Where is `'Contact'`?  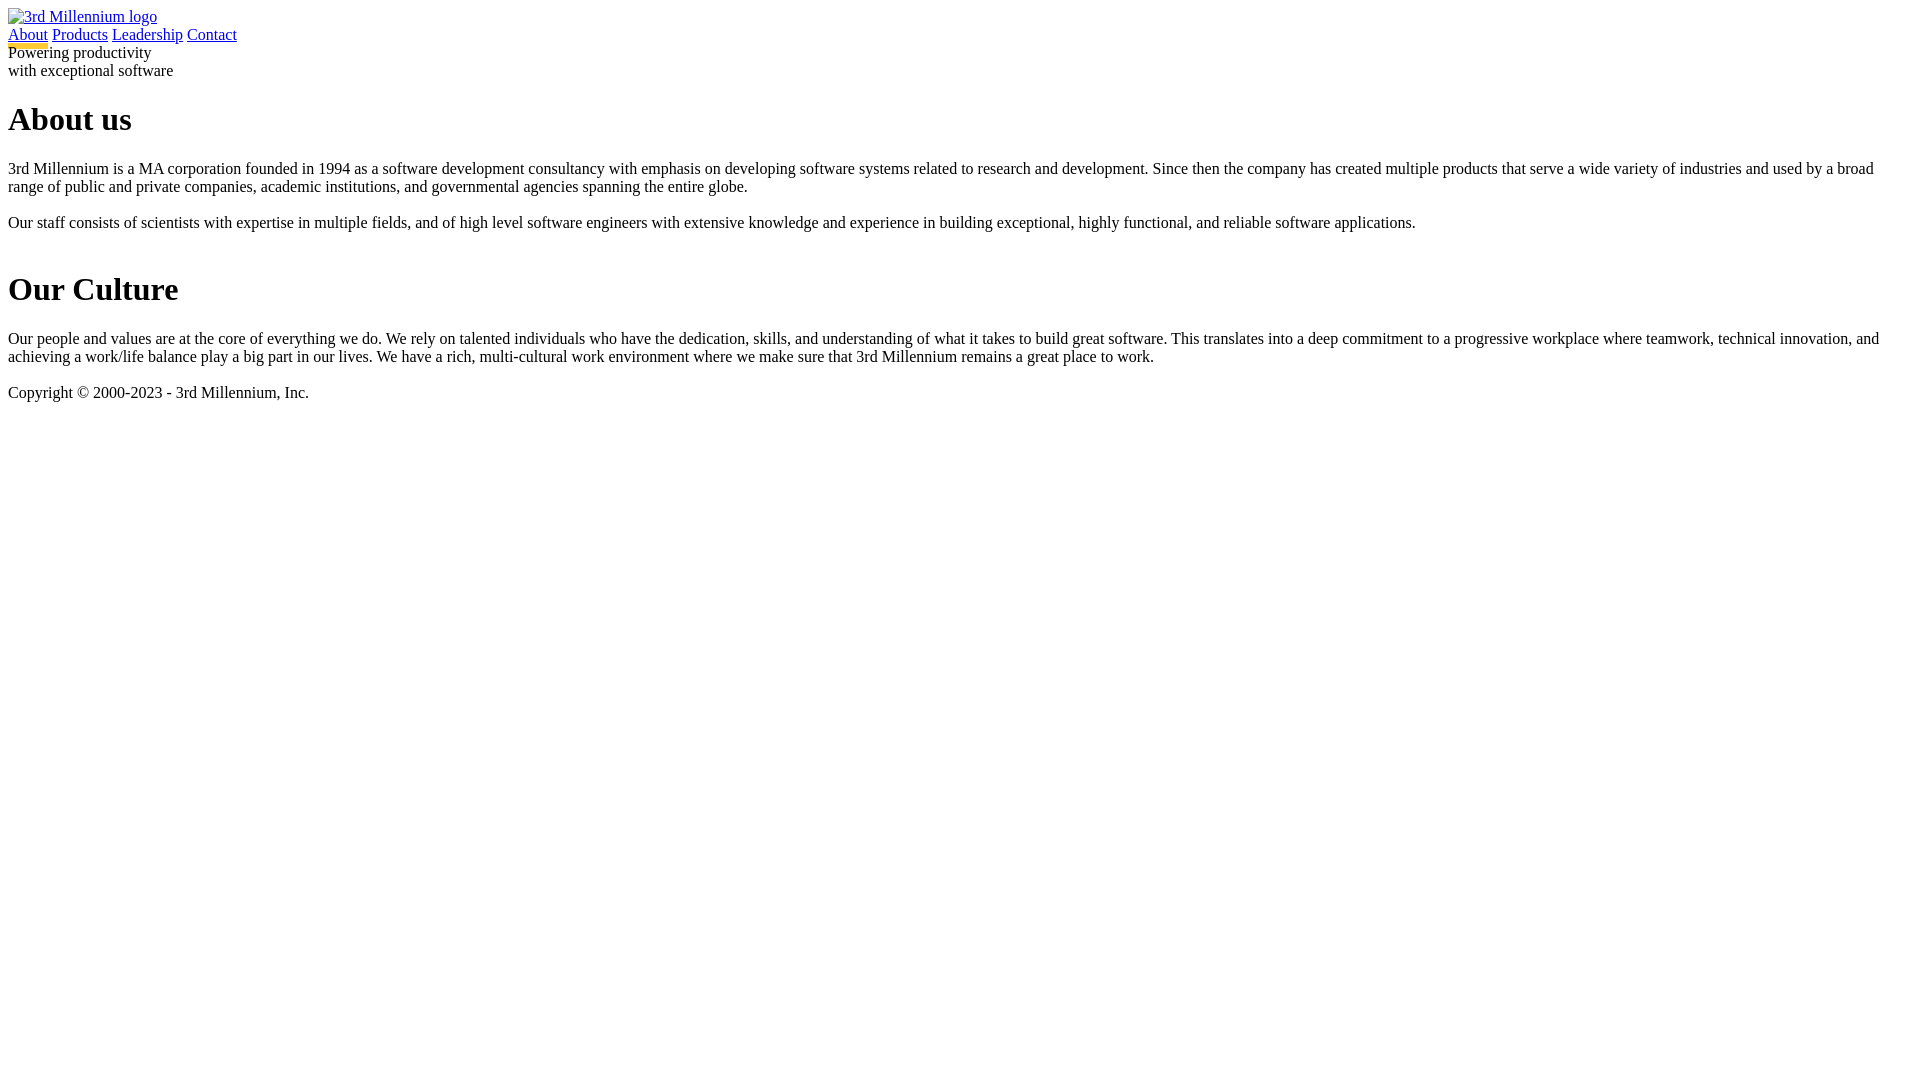
'Contact' is located at coordinates (211, 34).